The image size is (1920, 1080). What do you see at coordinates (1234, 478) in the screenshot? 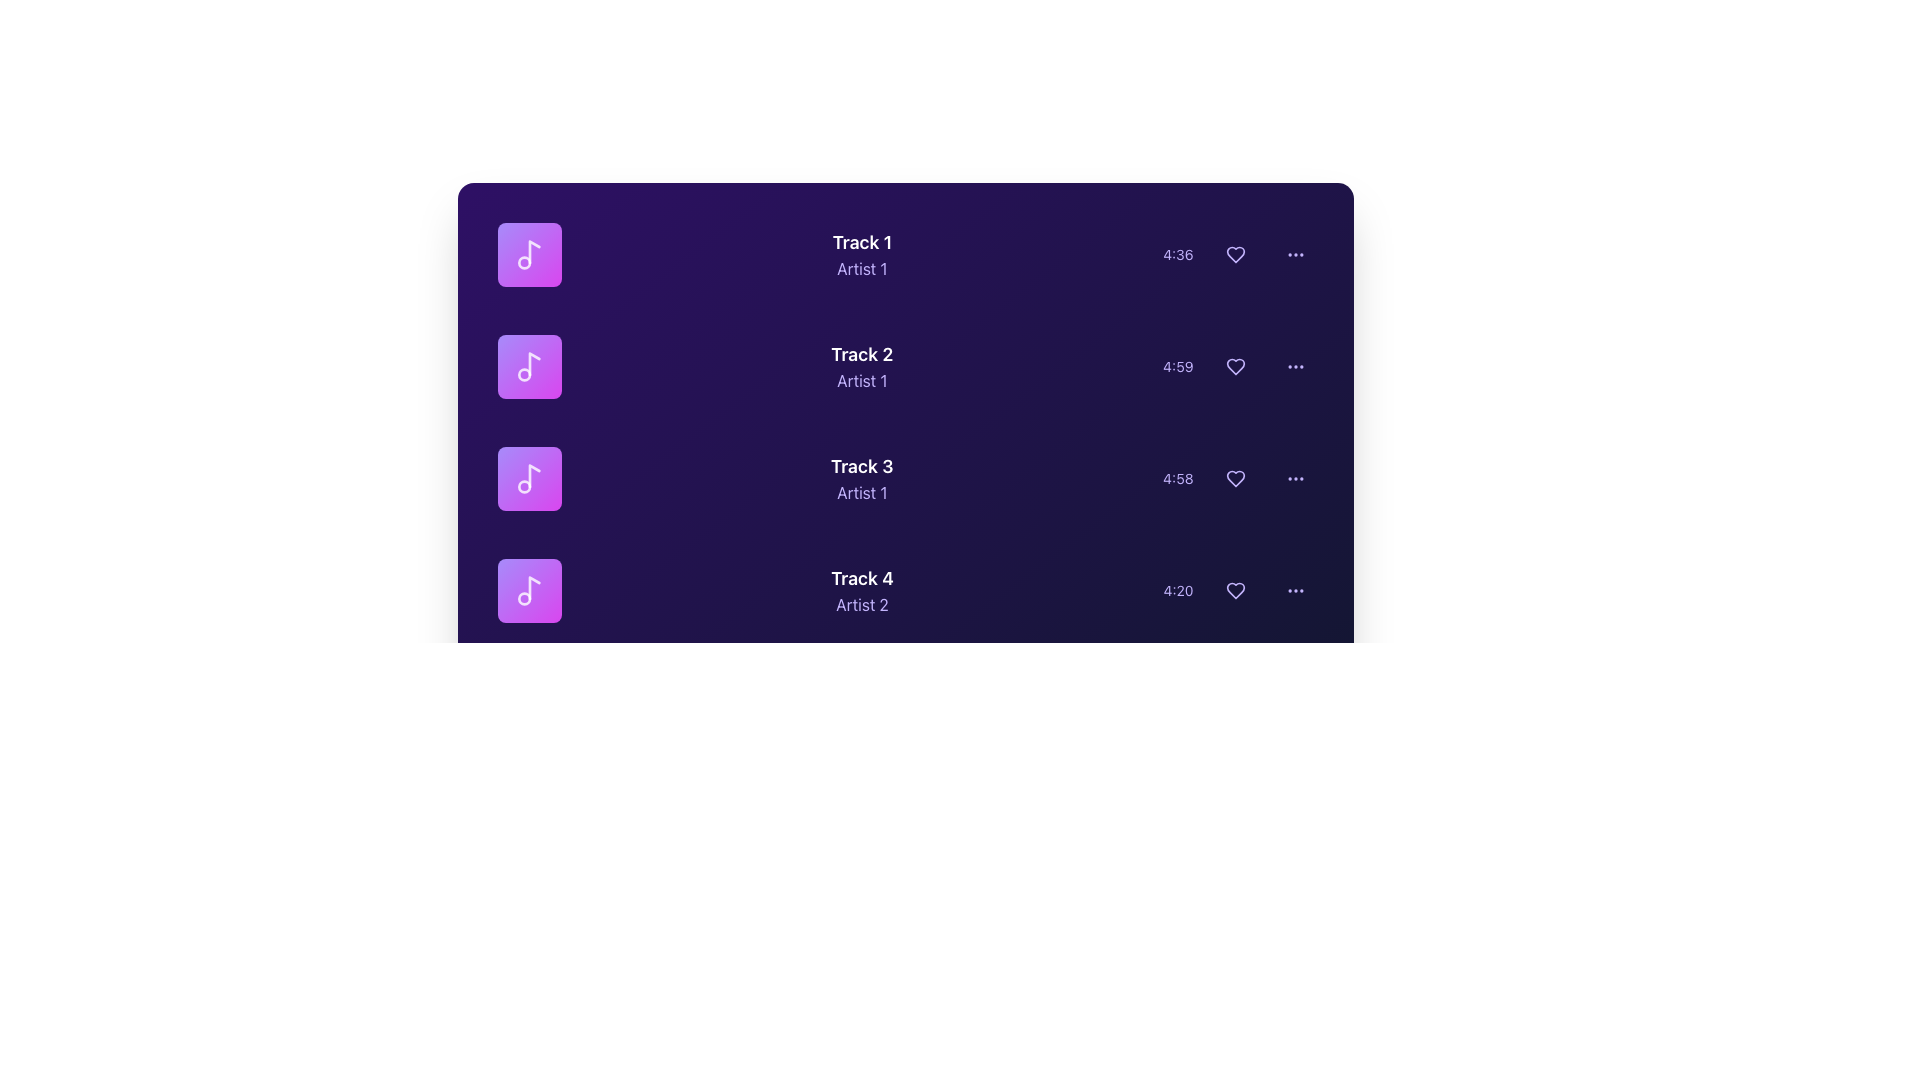
I see `the heart icon styled with a light purple color and an outline design, located to the far right of the row for 'Track 3' in the music playlist, to favorite or unfavorite the item` at bounding box center [1234, 478].